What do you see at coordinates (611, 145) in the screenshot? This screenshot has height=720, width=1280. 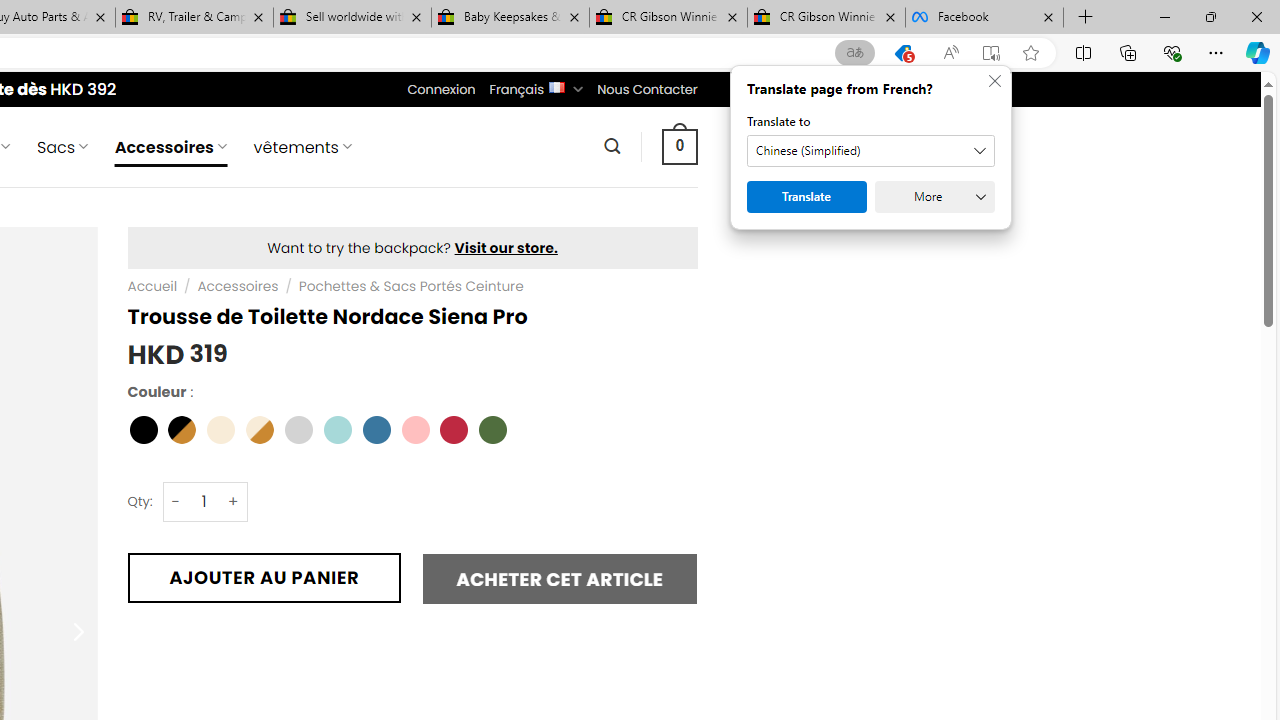 I see `'Recherche'` at bounding box center [611, 145].